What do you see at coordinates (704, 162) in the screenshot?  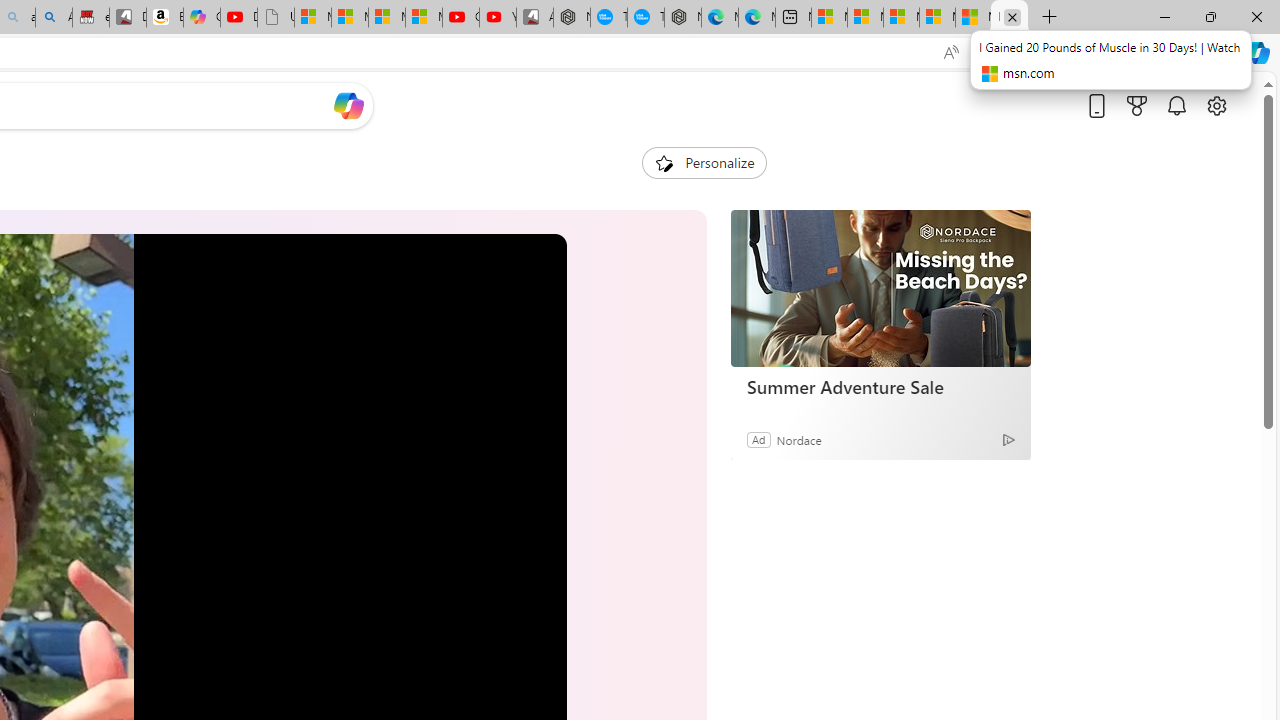 I see `'Personalize'` at bounding box center [704, 162].